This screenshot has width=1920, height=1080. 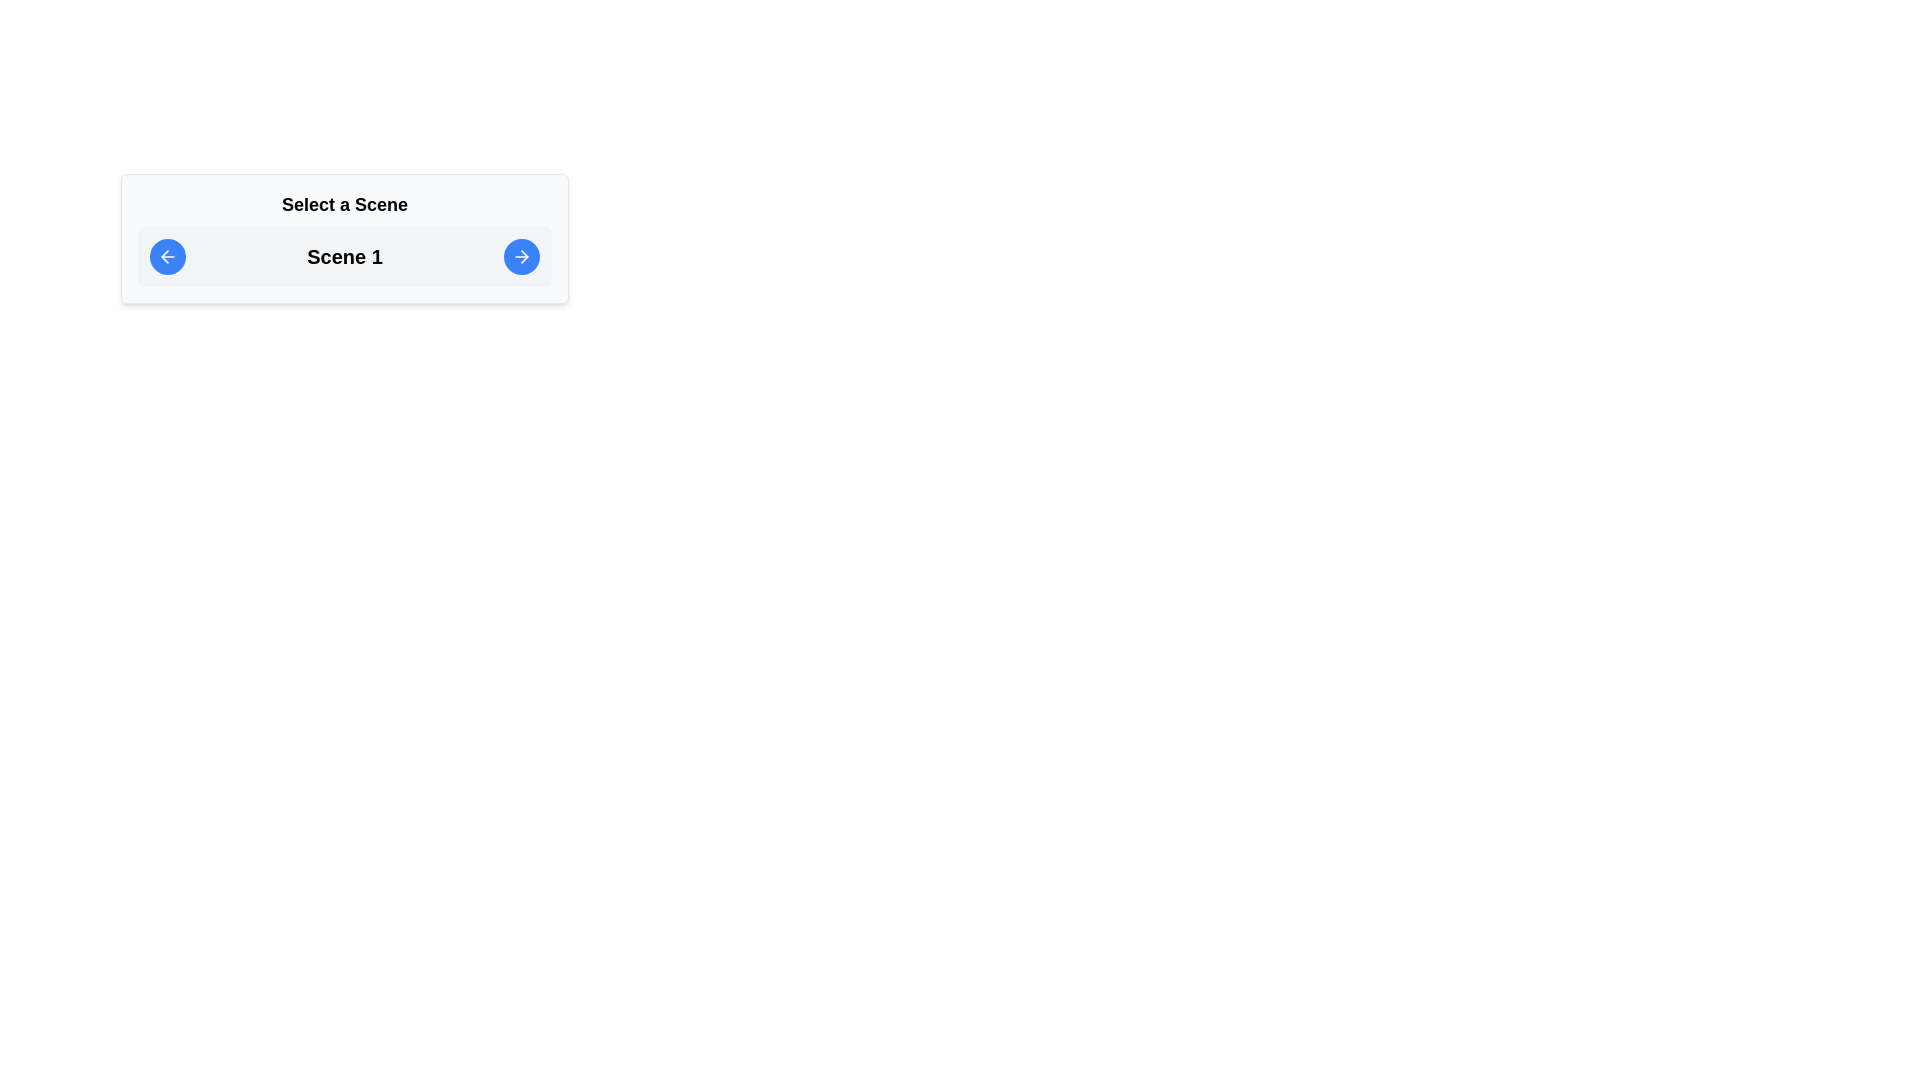 What do you see at coordinates (522, 256) in the screenshot?
I see `the navigation icon located on the right side of the selection interface next to the text 'Scene 1'` at bounding box center [522, 256].